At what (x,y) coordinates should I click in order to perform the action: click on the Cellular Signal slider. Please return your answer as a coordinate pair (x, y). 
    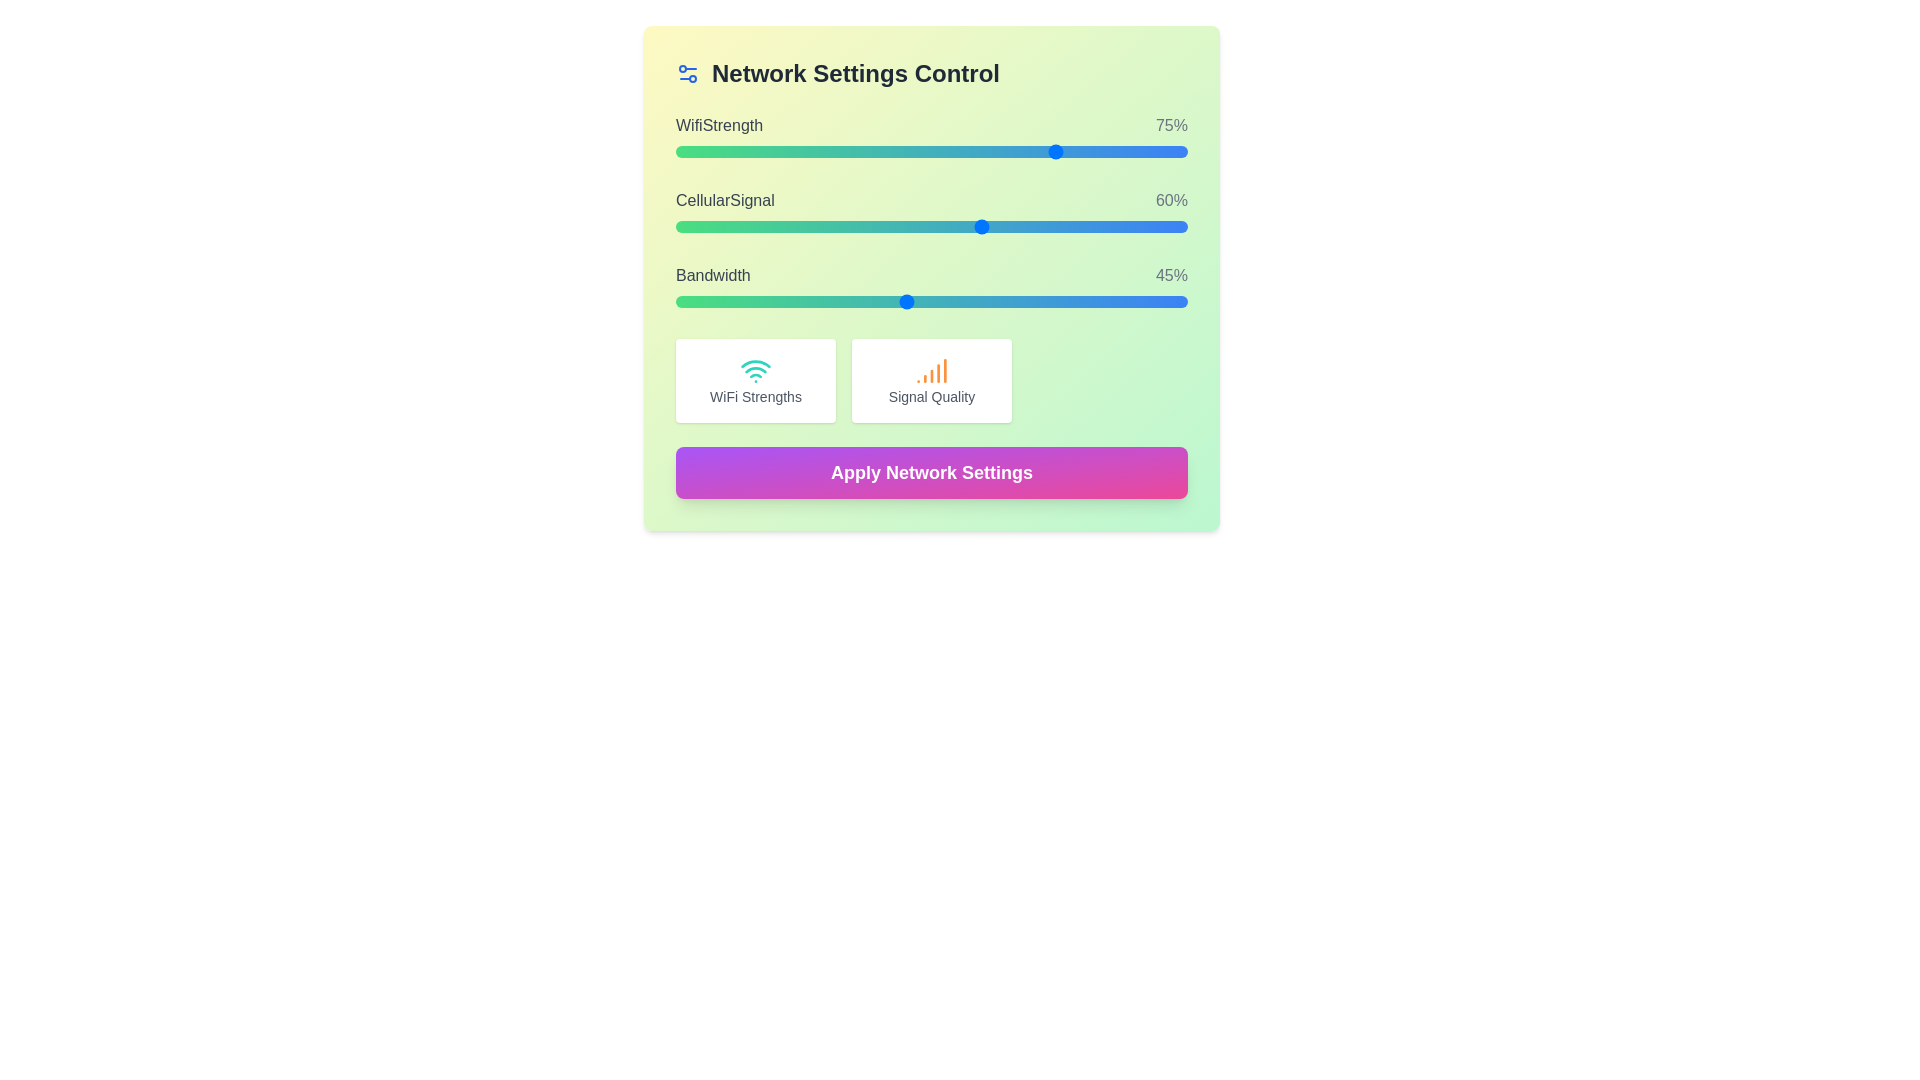
    Looking at the image, I should click on (1110, 226).